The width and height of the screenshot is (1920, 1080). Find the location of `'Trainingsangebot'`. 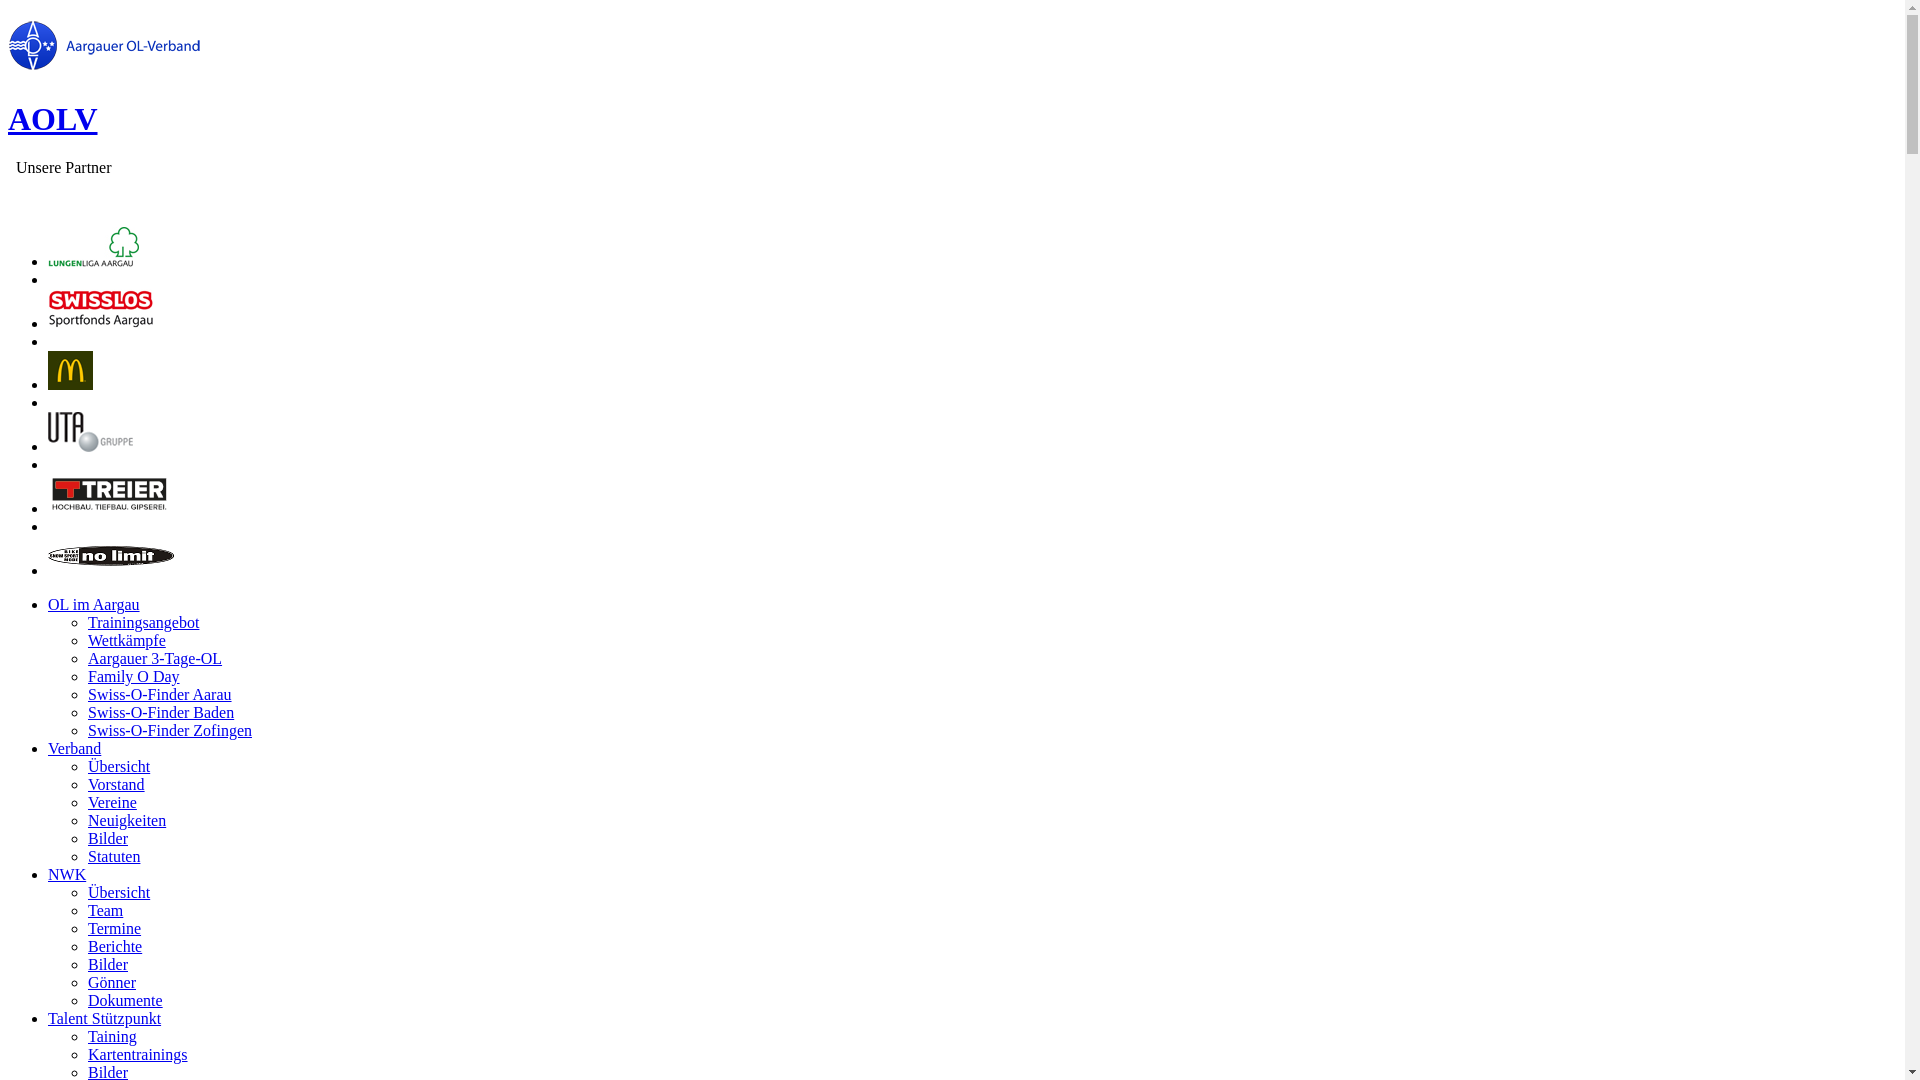

'Trainingsangebot' is located at coordinates (142, 621).